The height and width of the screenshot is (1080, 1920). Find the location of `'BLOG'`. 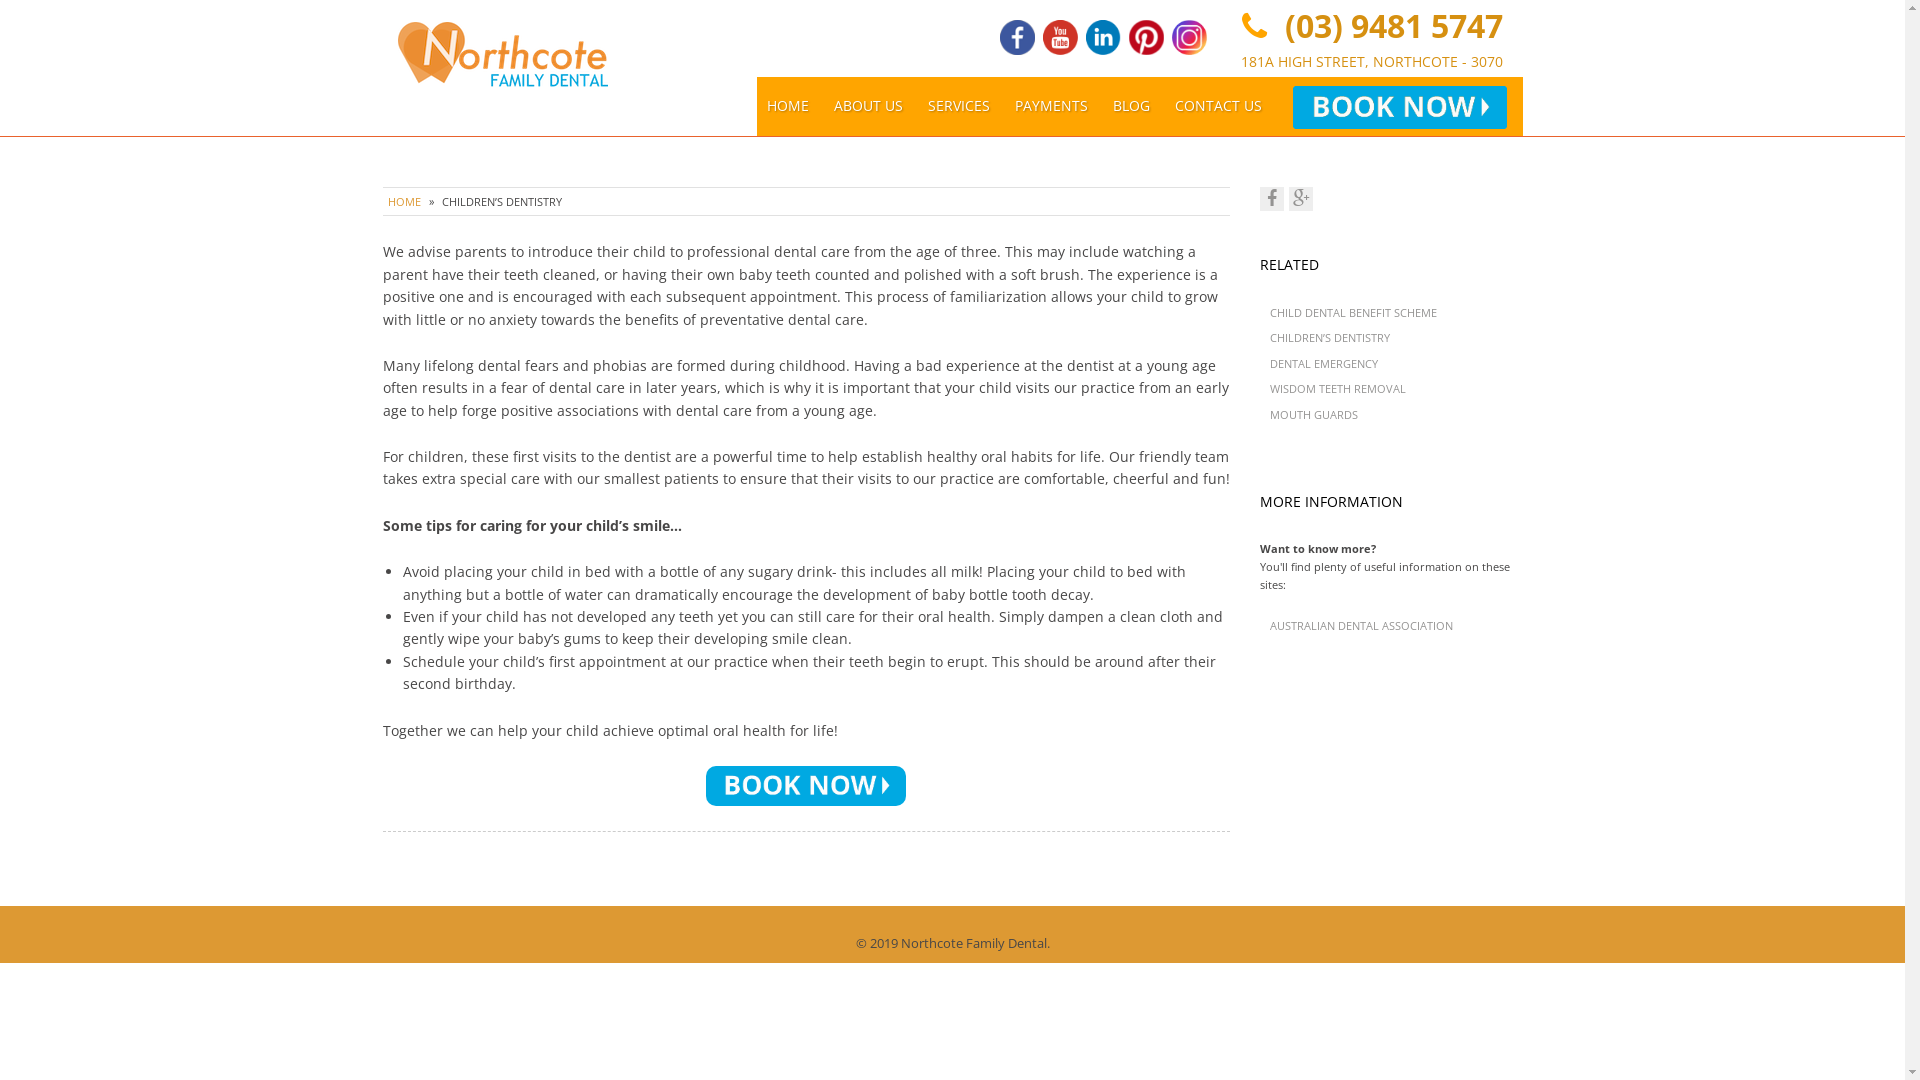

'BLOG' is located at coordinates (1131, 105).